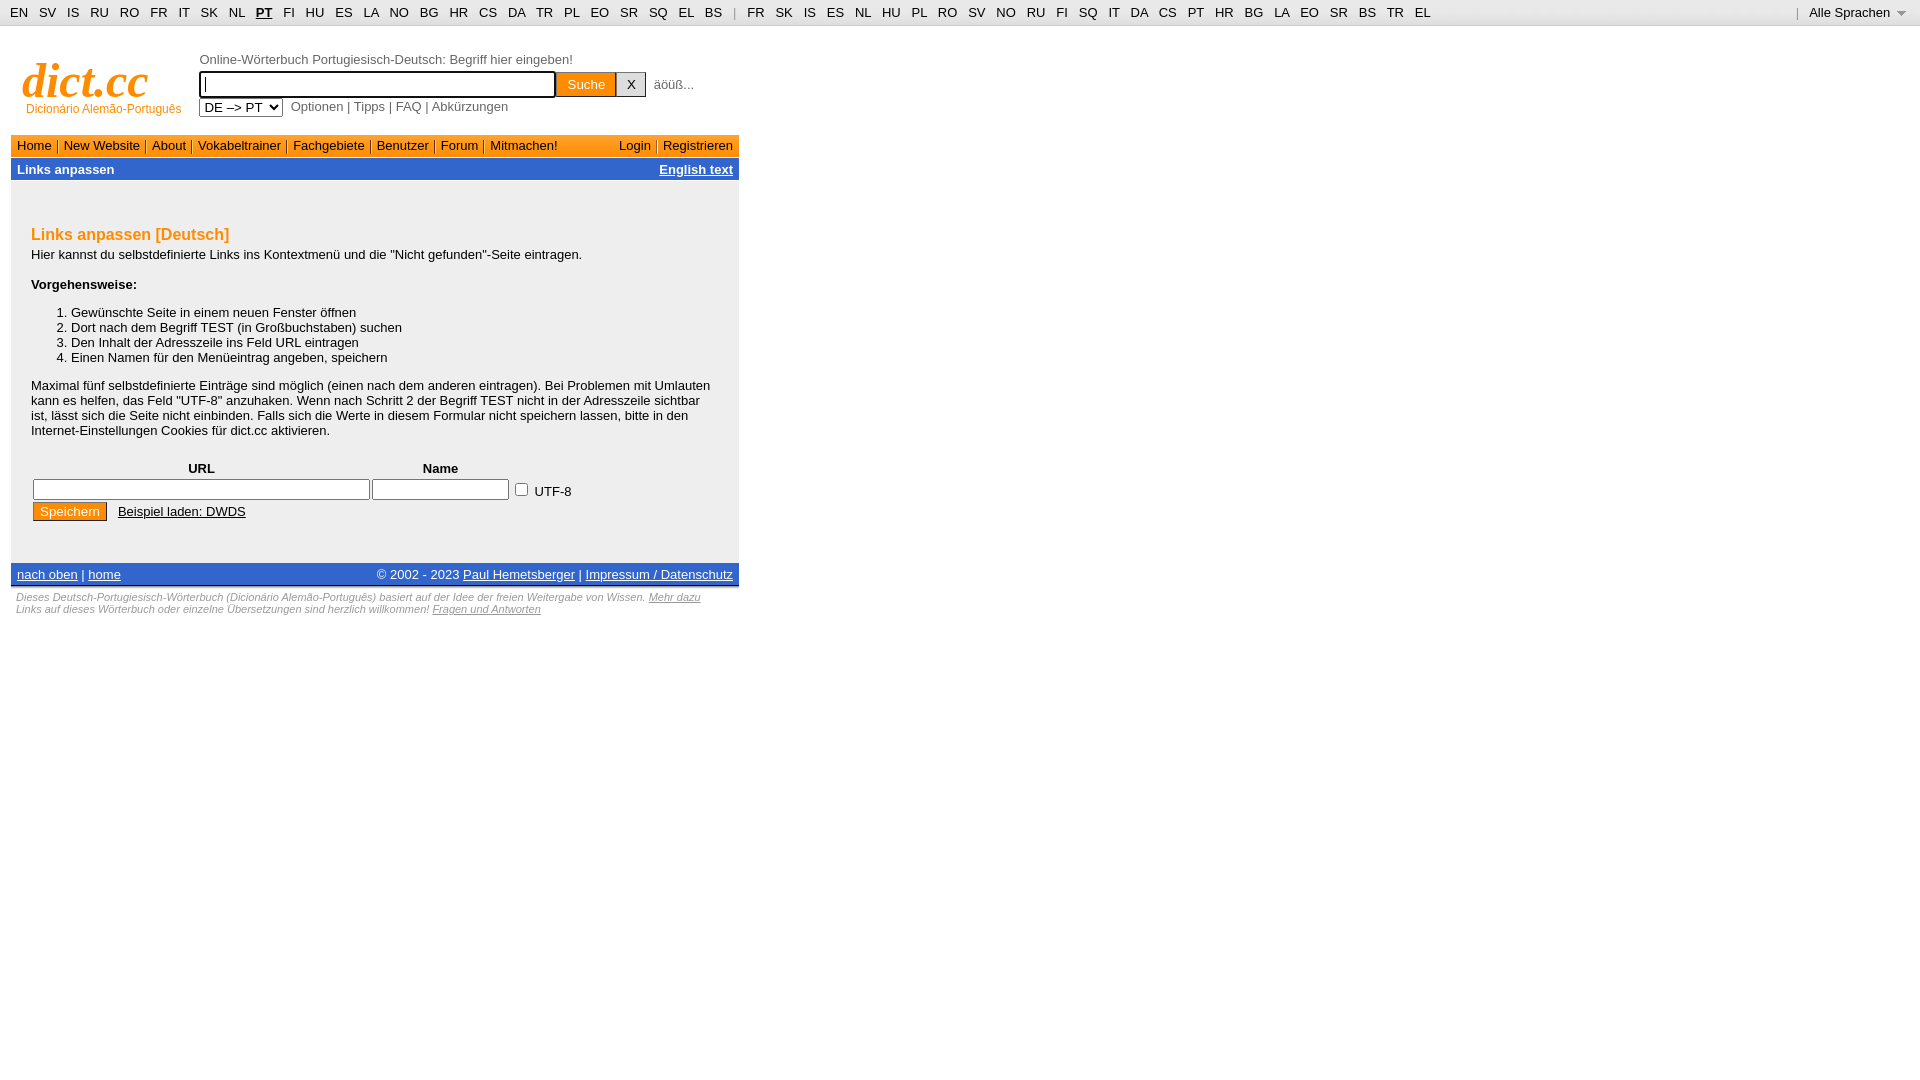 This screenshot has width=1920, height=1080. Describe the element at coordinates (1087, 12) in the screenshot. I see `'SQ'` at that location.